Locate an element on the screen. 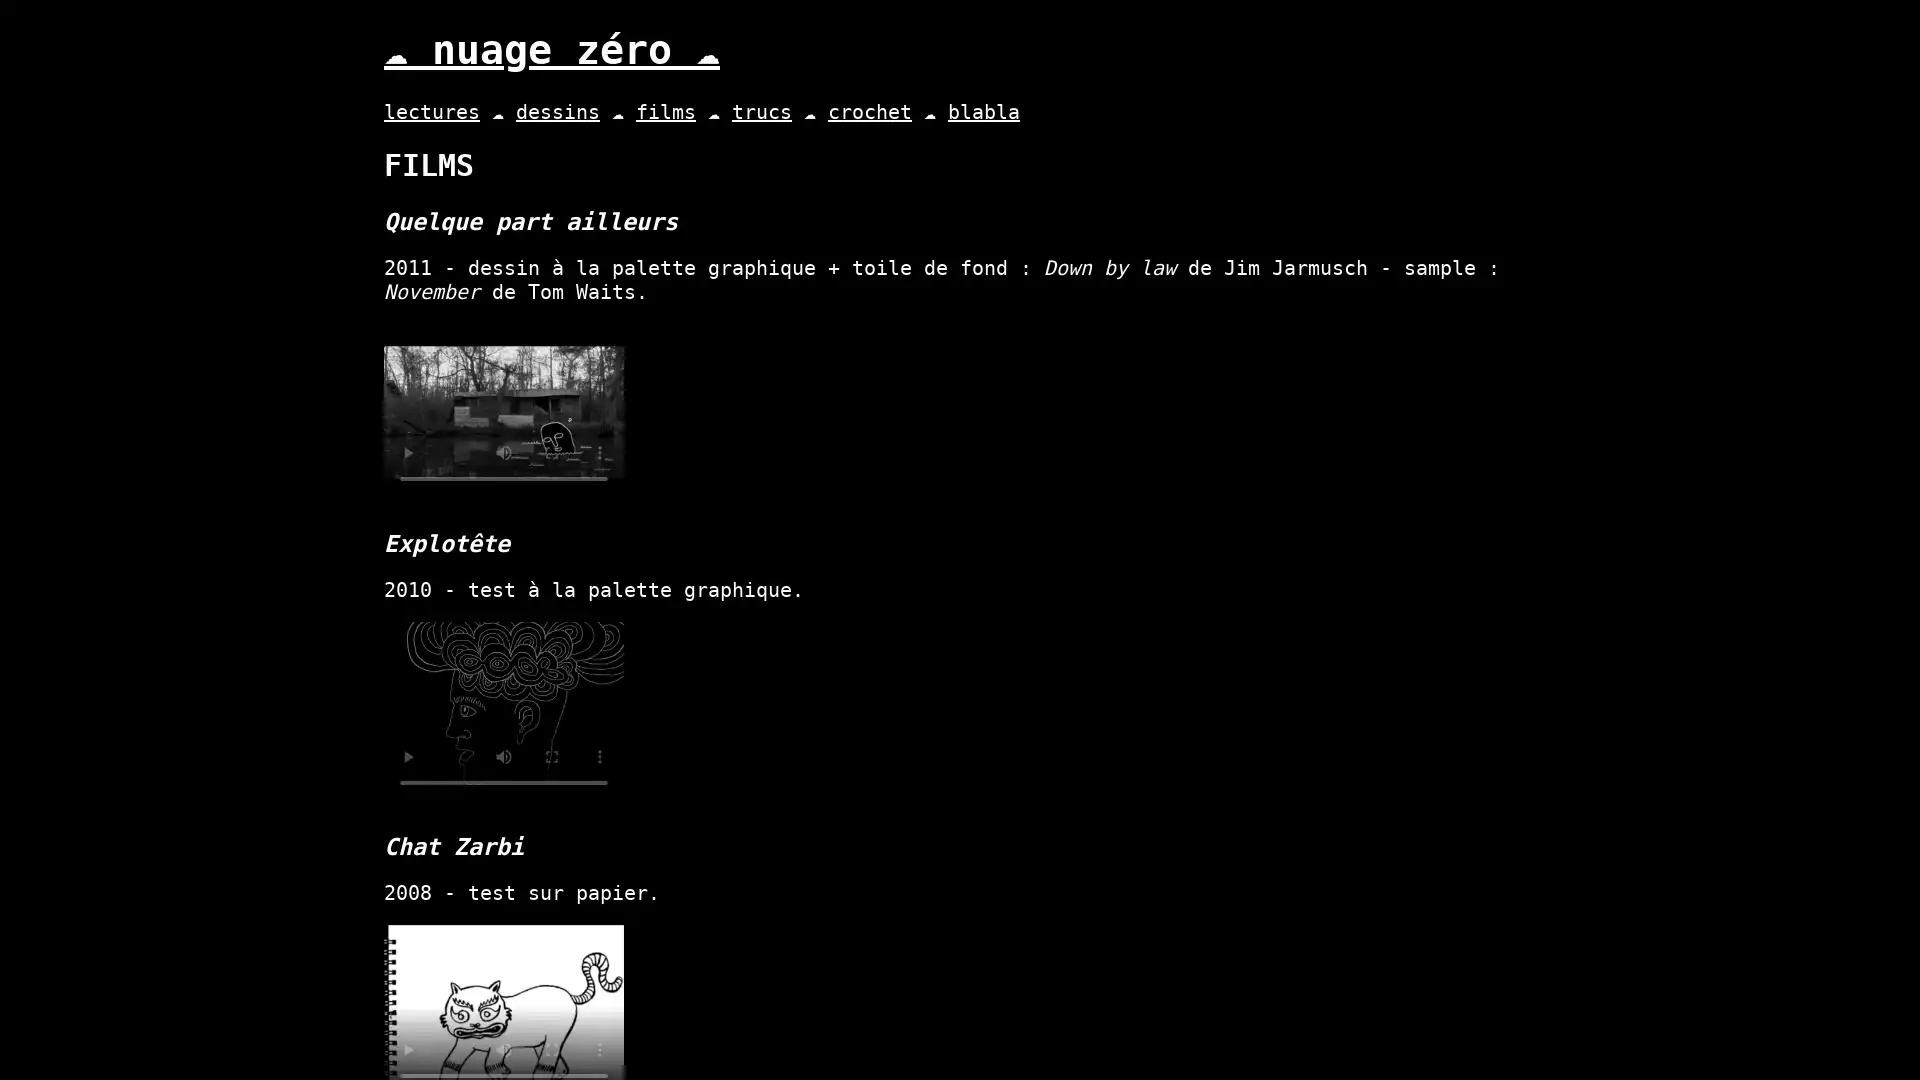  show more media controls is located at coordinates (599, 756).